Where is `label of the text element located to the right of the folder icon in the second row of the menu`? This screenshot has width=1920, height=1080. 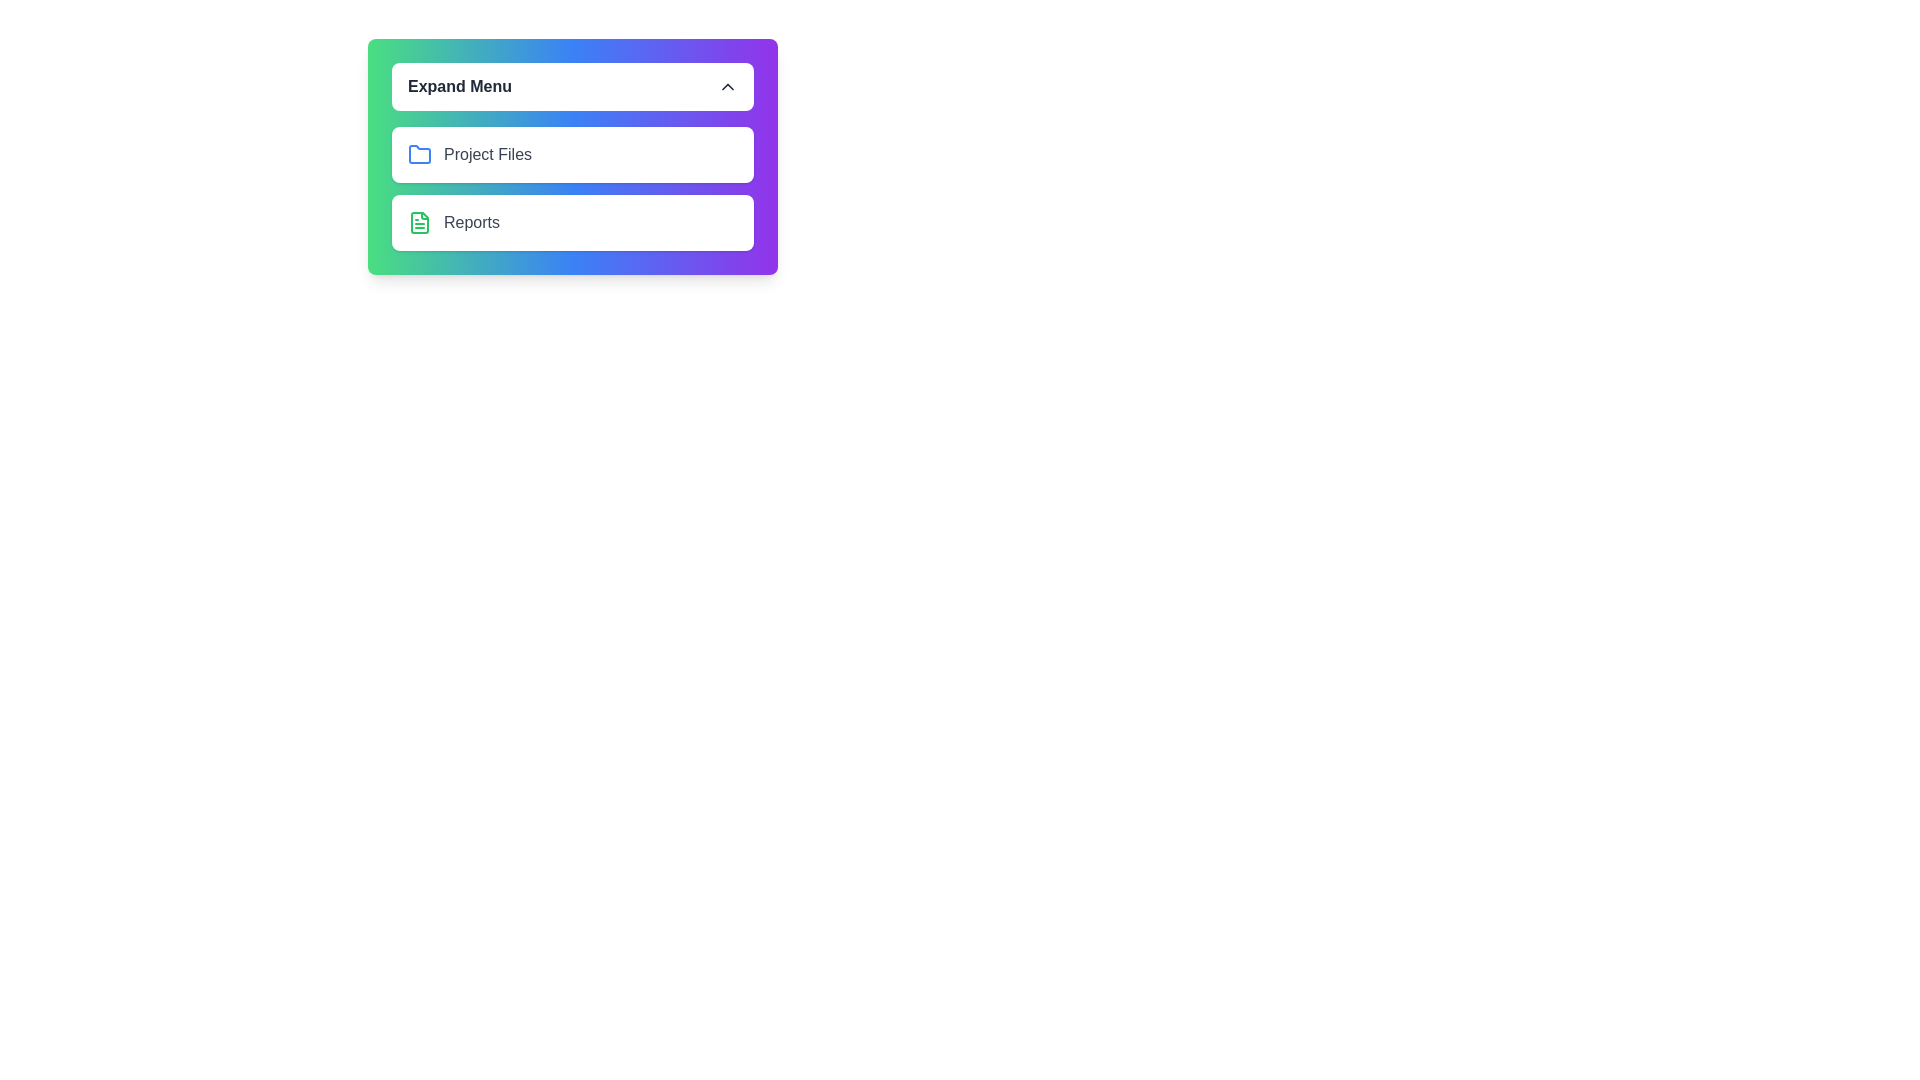
label of the text element located to the right of the folder icon in the second row of the menu is located at coordinates (488, 153).